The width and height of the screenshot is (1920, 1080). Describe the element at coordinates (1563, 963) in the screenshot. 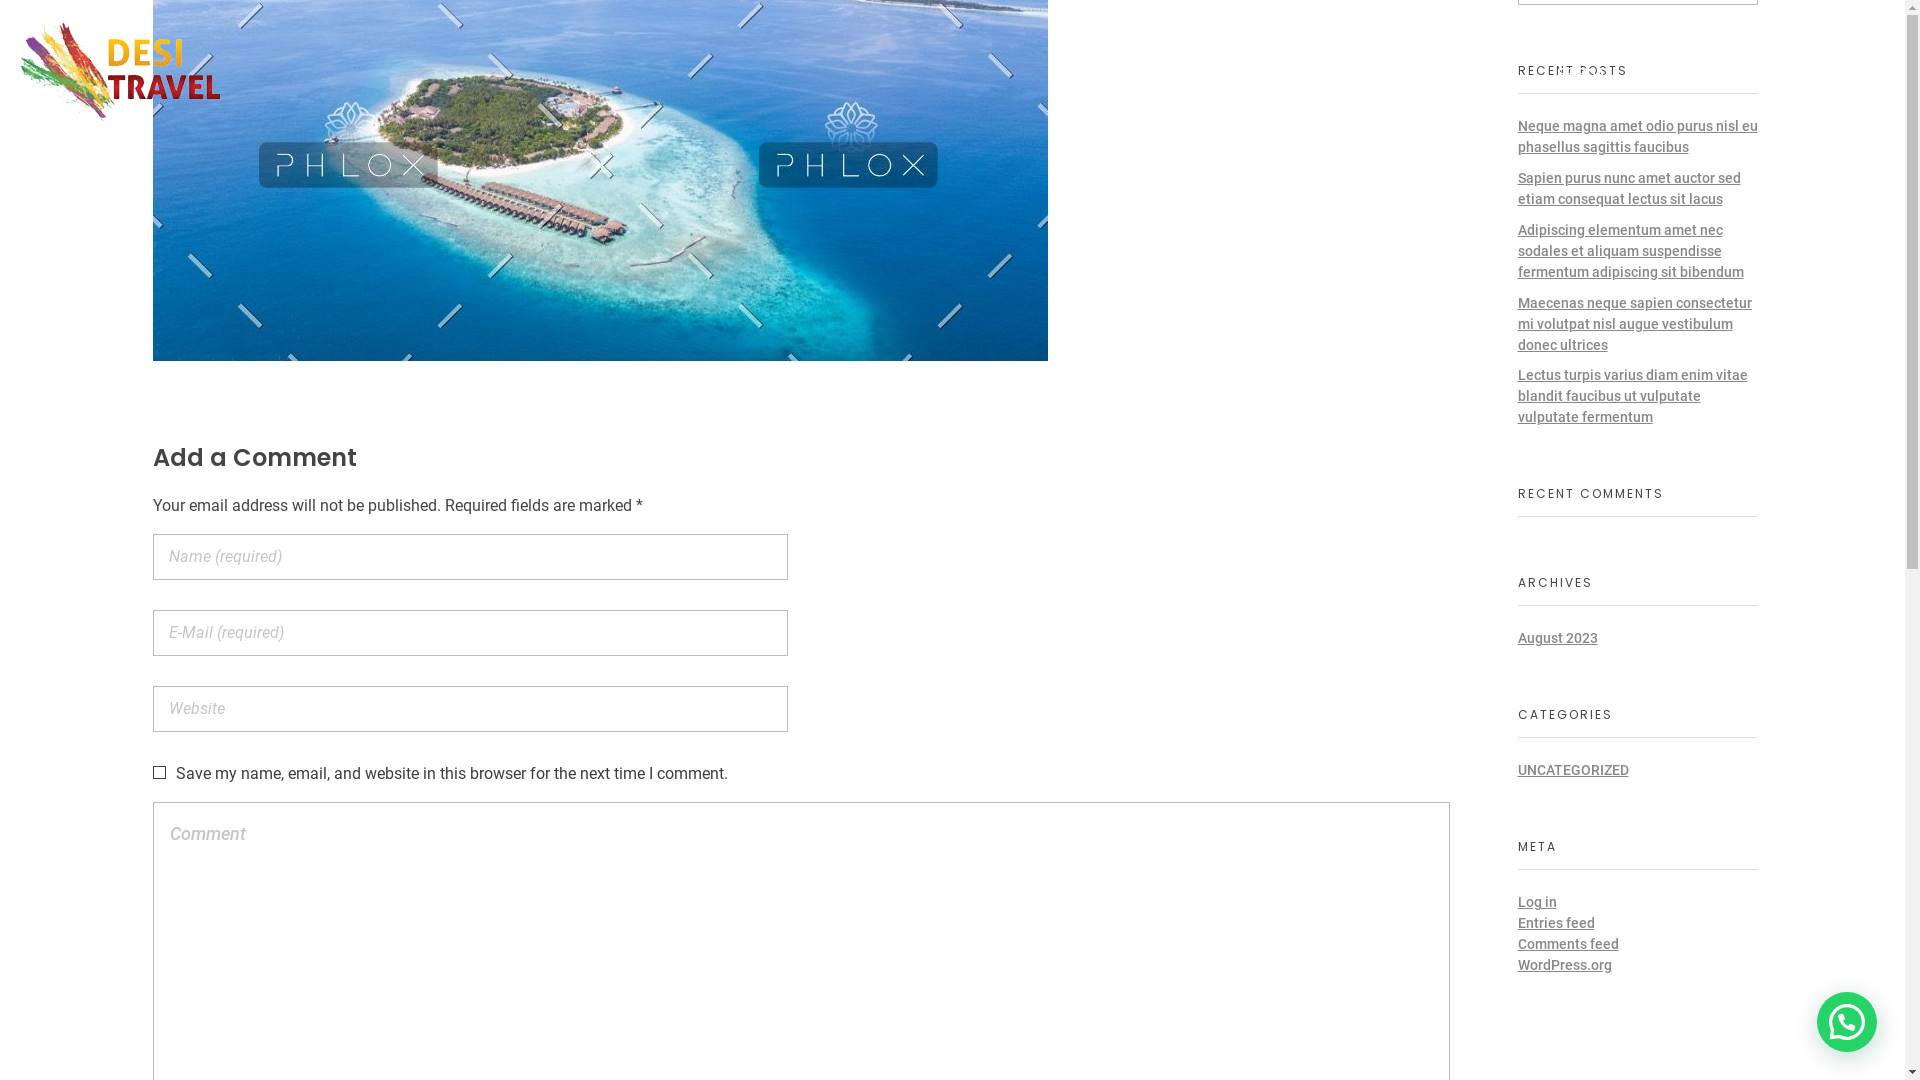

I see `'WordPress.org'` at that location.